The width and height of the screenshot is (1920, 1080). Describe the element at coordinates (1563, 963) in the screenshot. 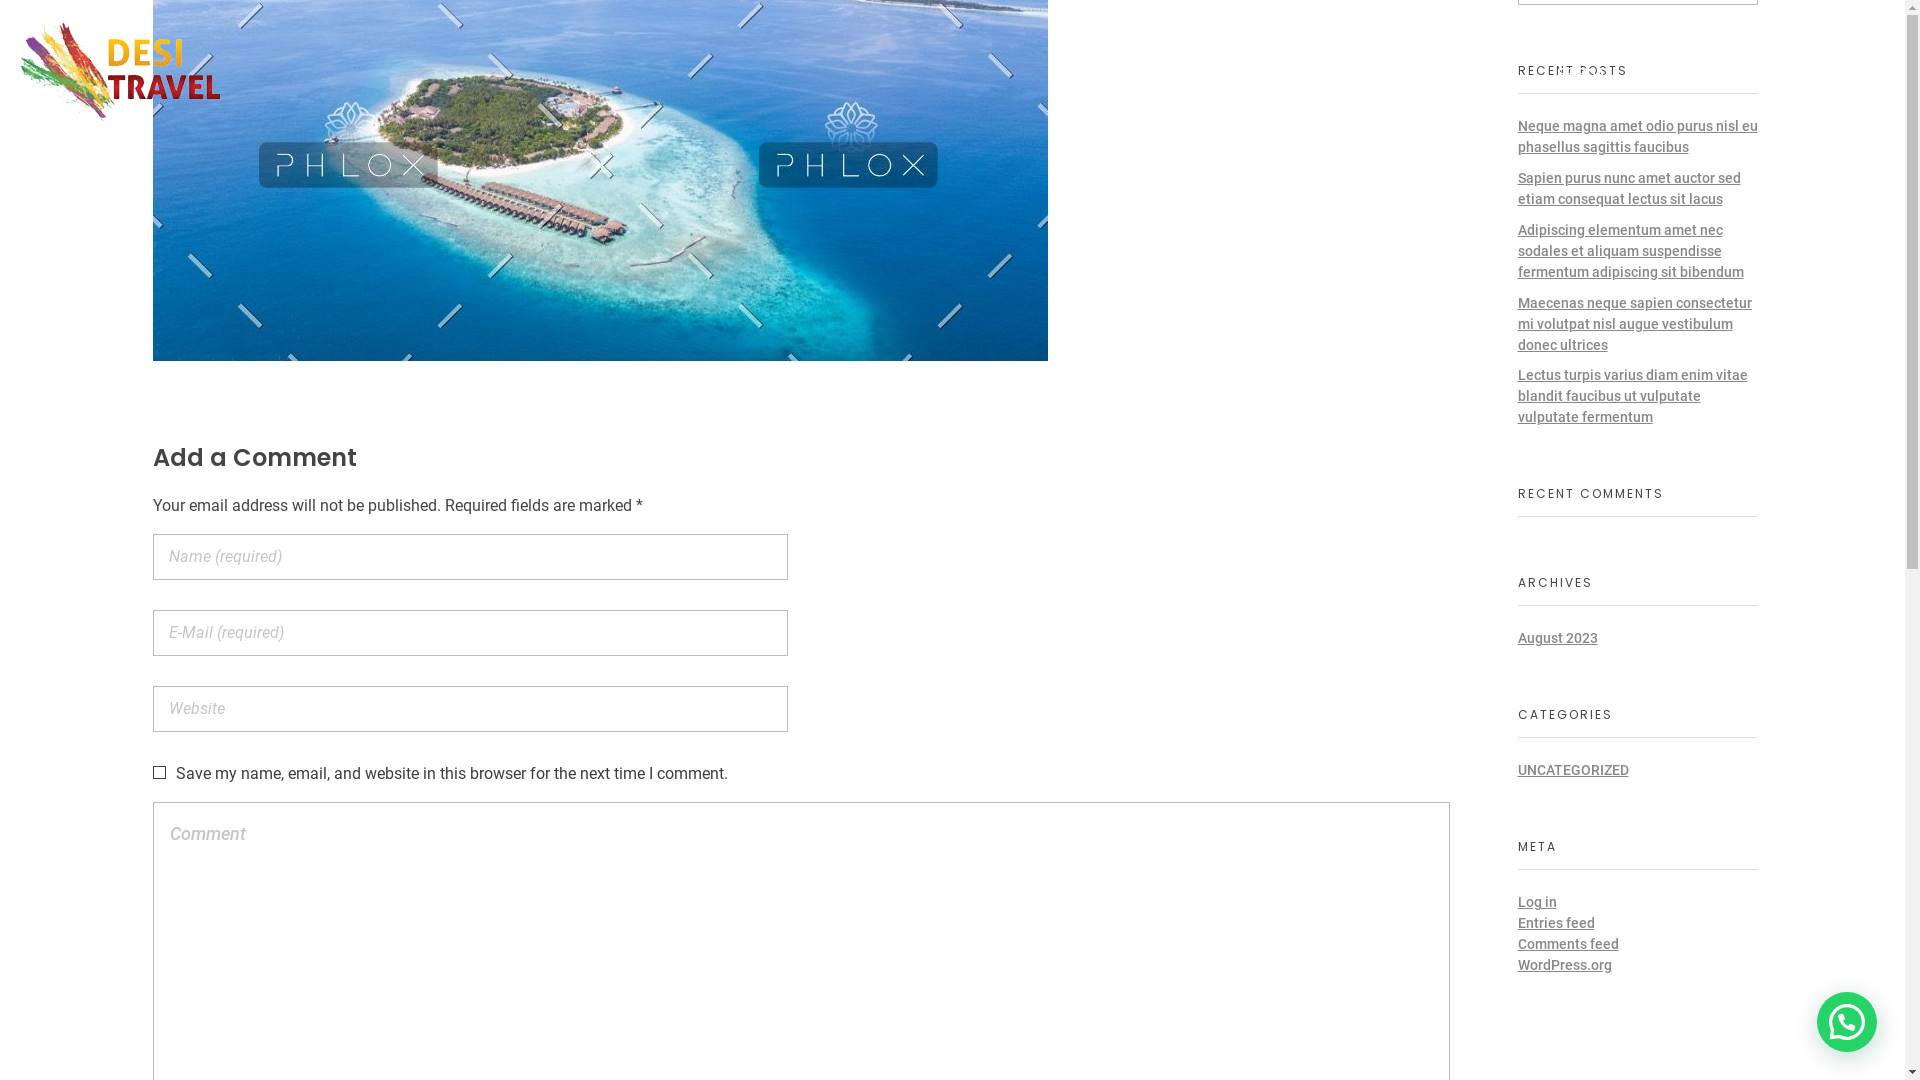

I see `'WordPress.org'` at that location.